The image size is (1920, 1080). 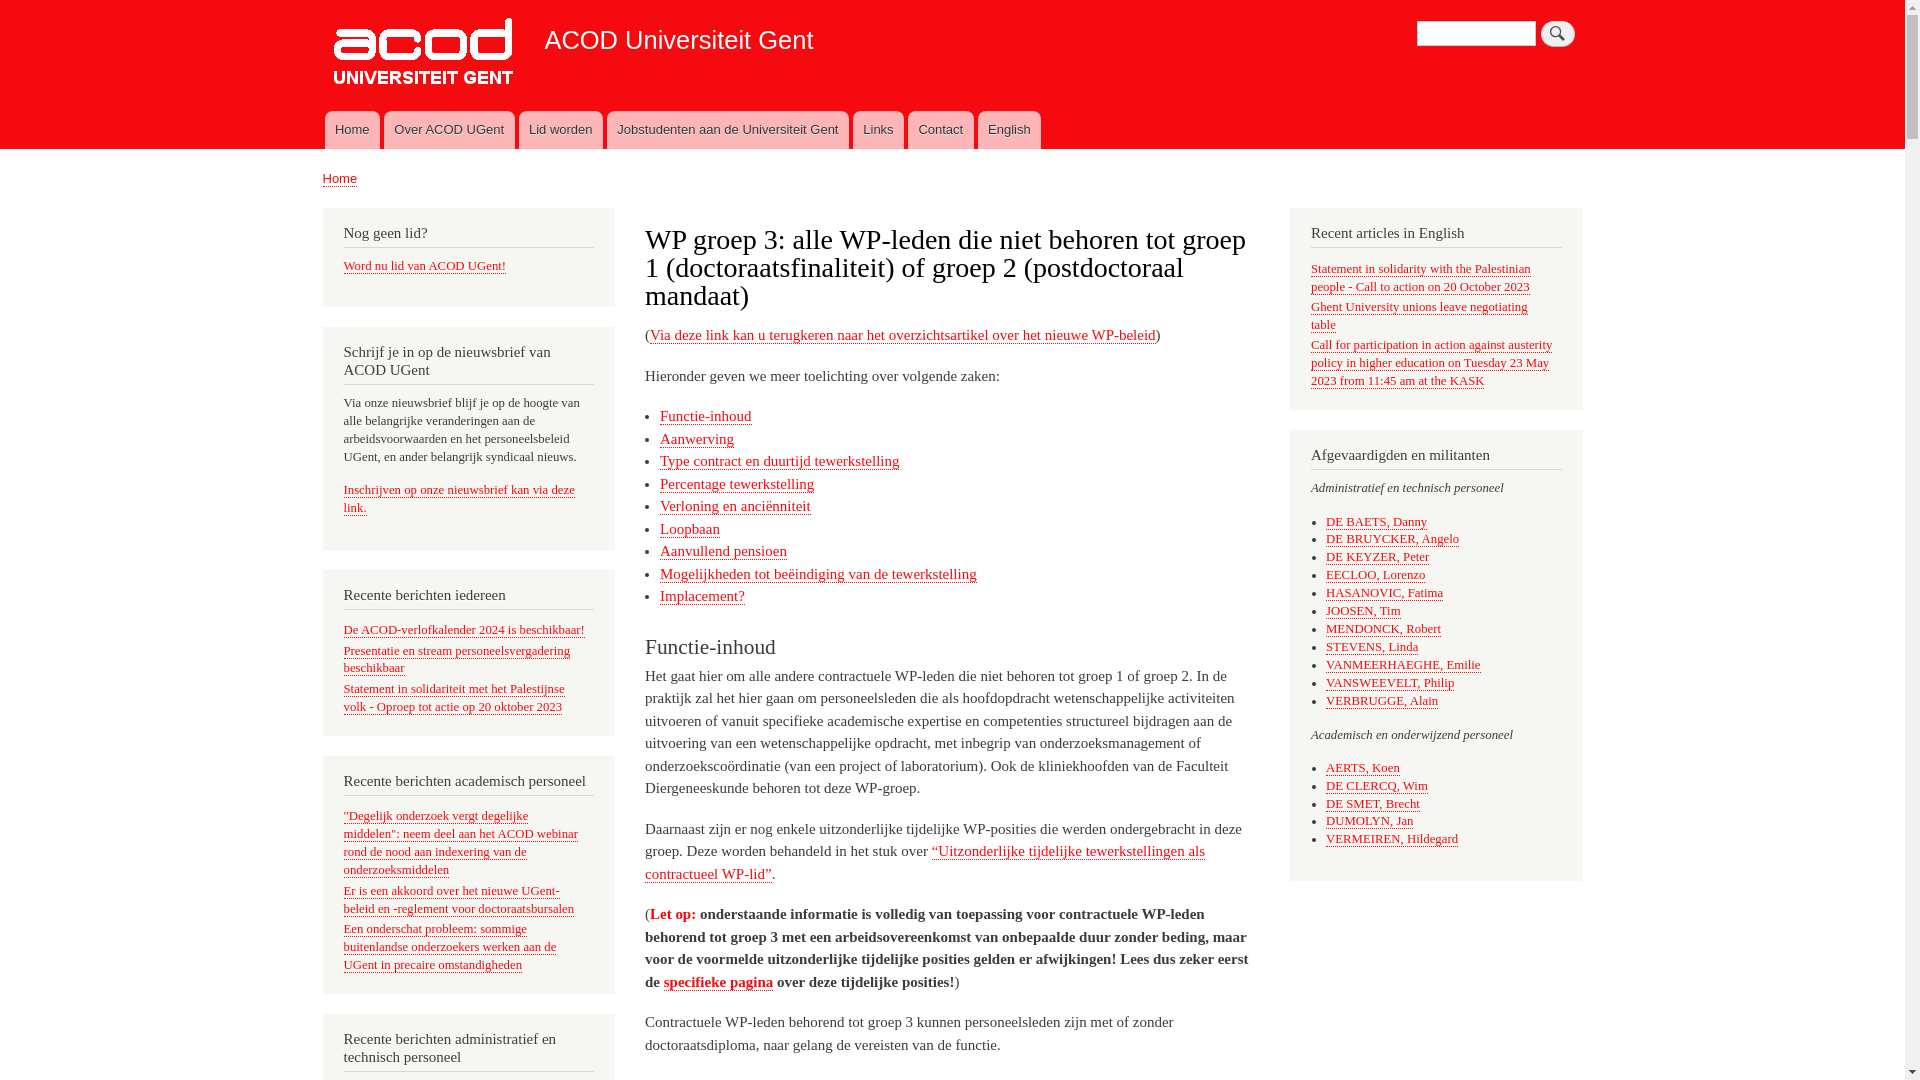 I want to click on 'MENDONCK, Robert', so click(x=1382, y=628).